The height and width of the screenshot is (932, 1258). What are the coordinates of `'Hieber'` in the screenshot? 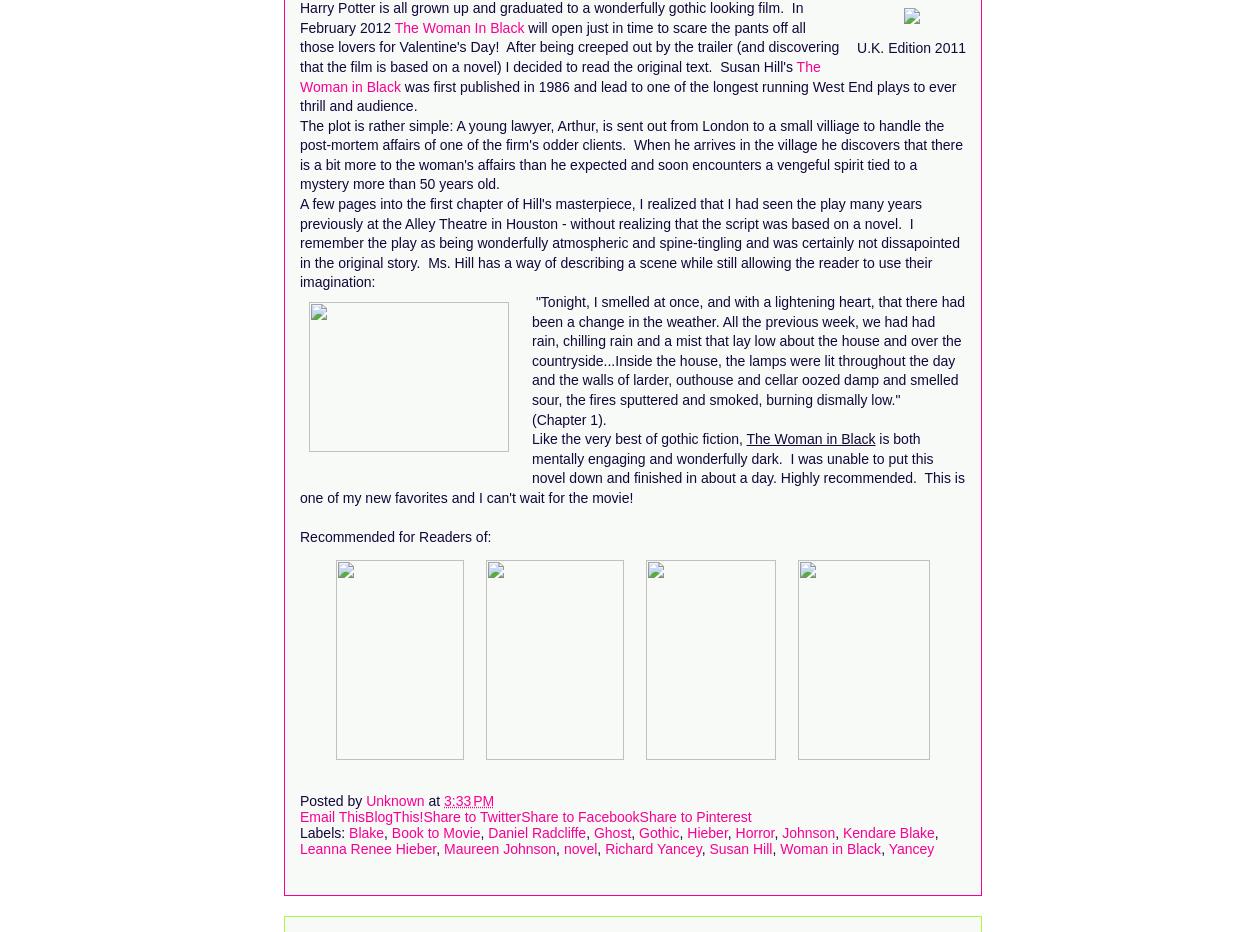 It's located at (706, 830).